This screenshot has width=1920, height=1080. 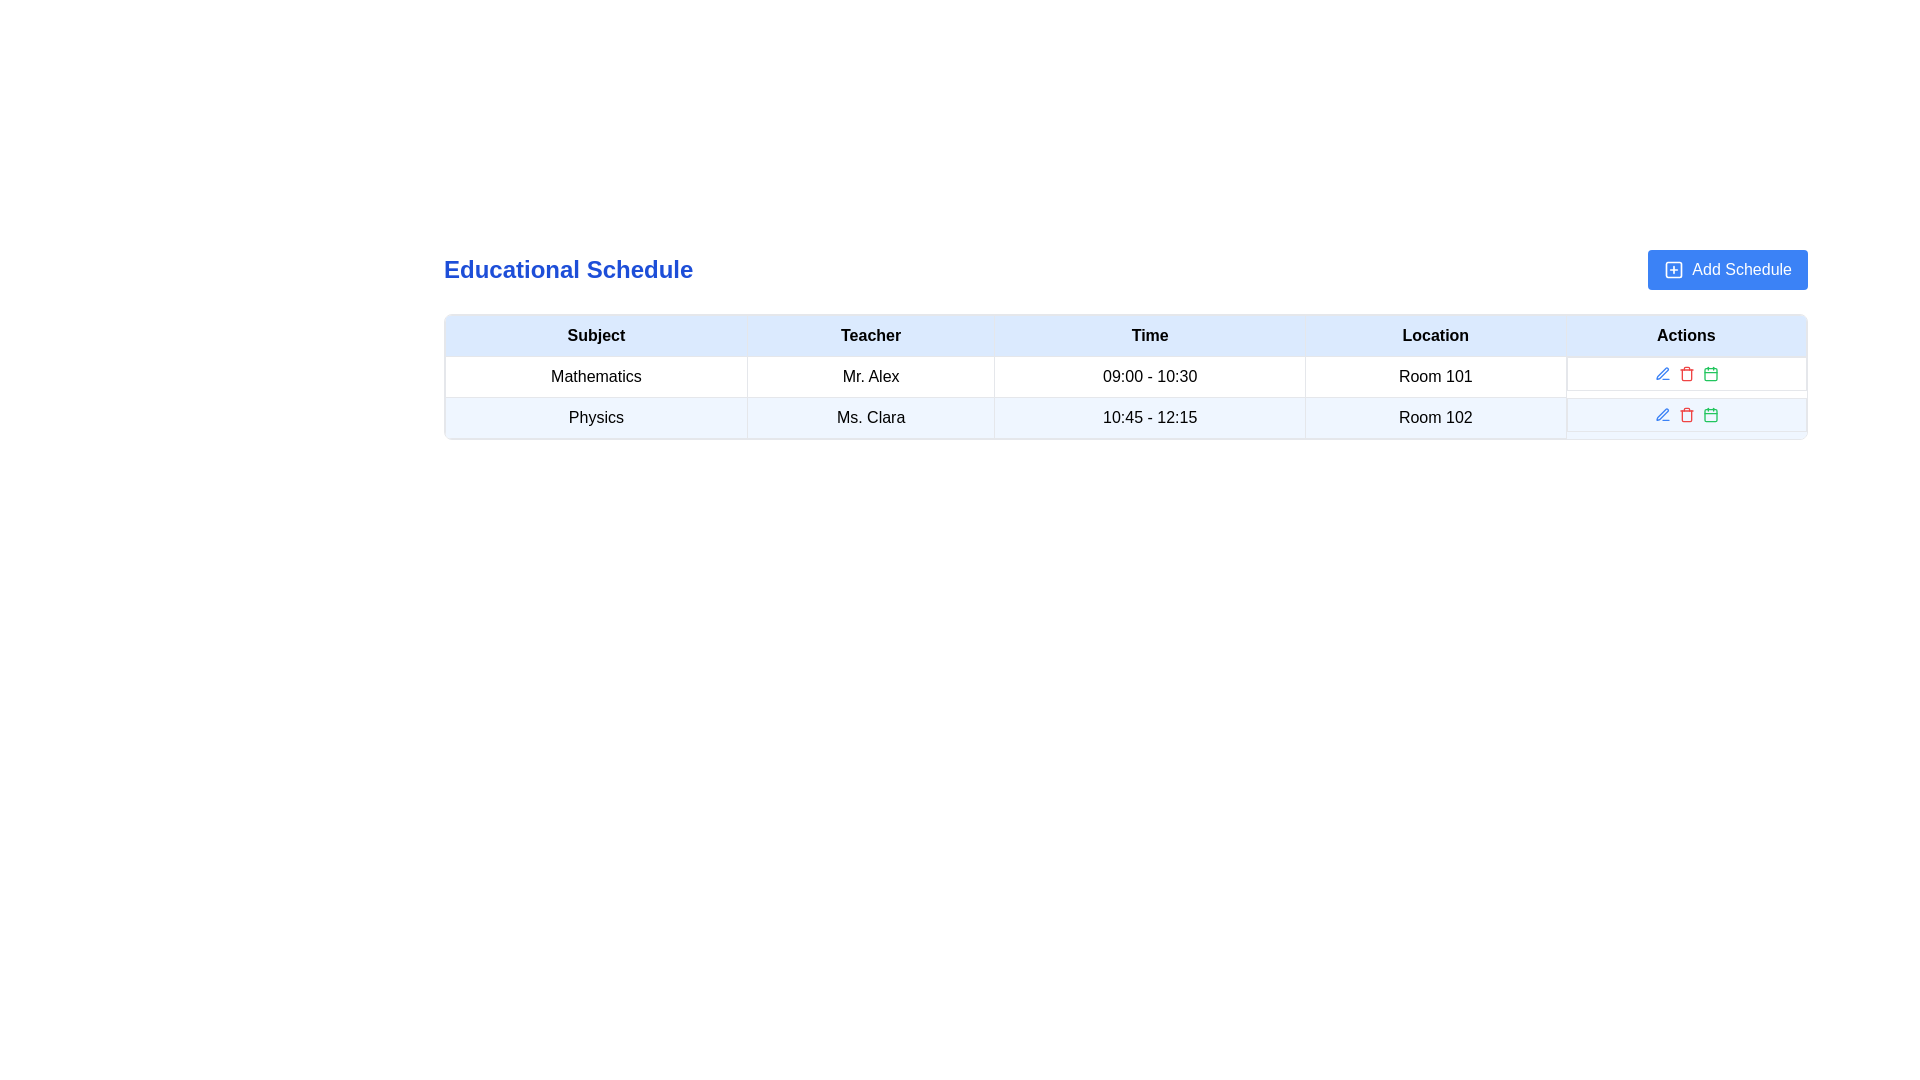 I want to click on the icon located in the 'Actions' column of the Physics row in the table, so click(x=1709, y=374).